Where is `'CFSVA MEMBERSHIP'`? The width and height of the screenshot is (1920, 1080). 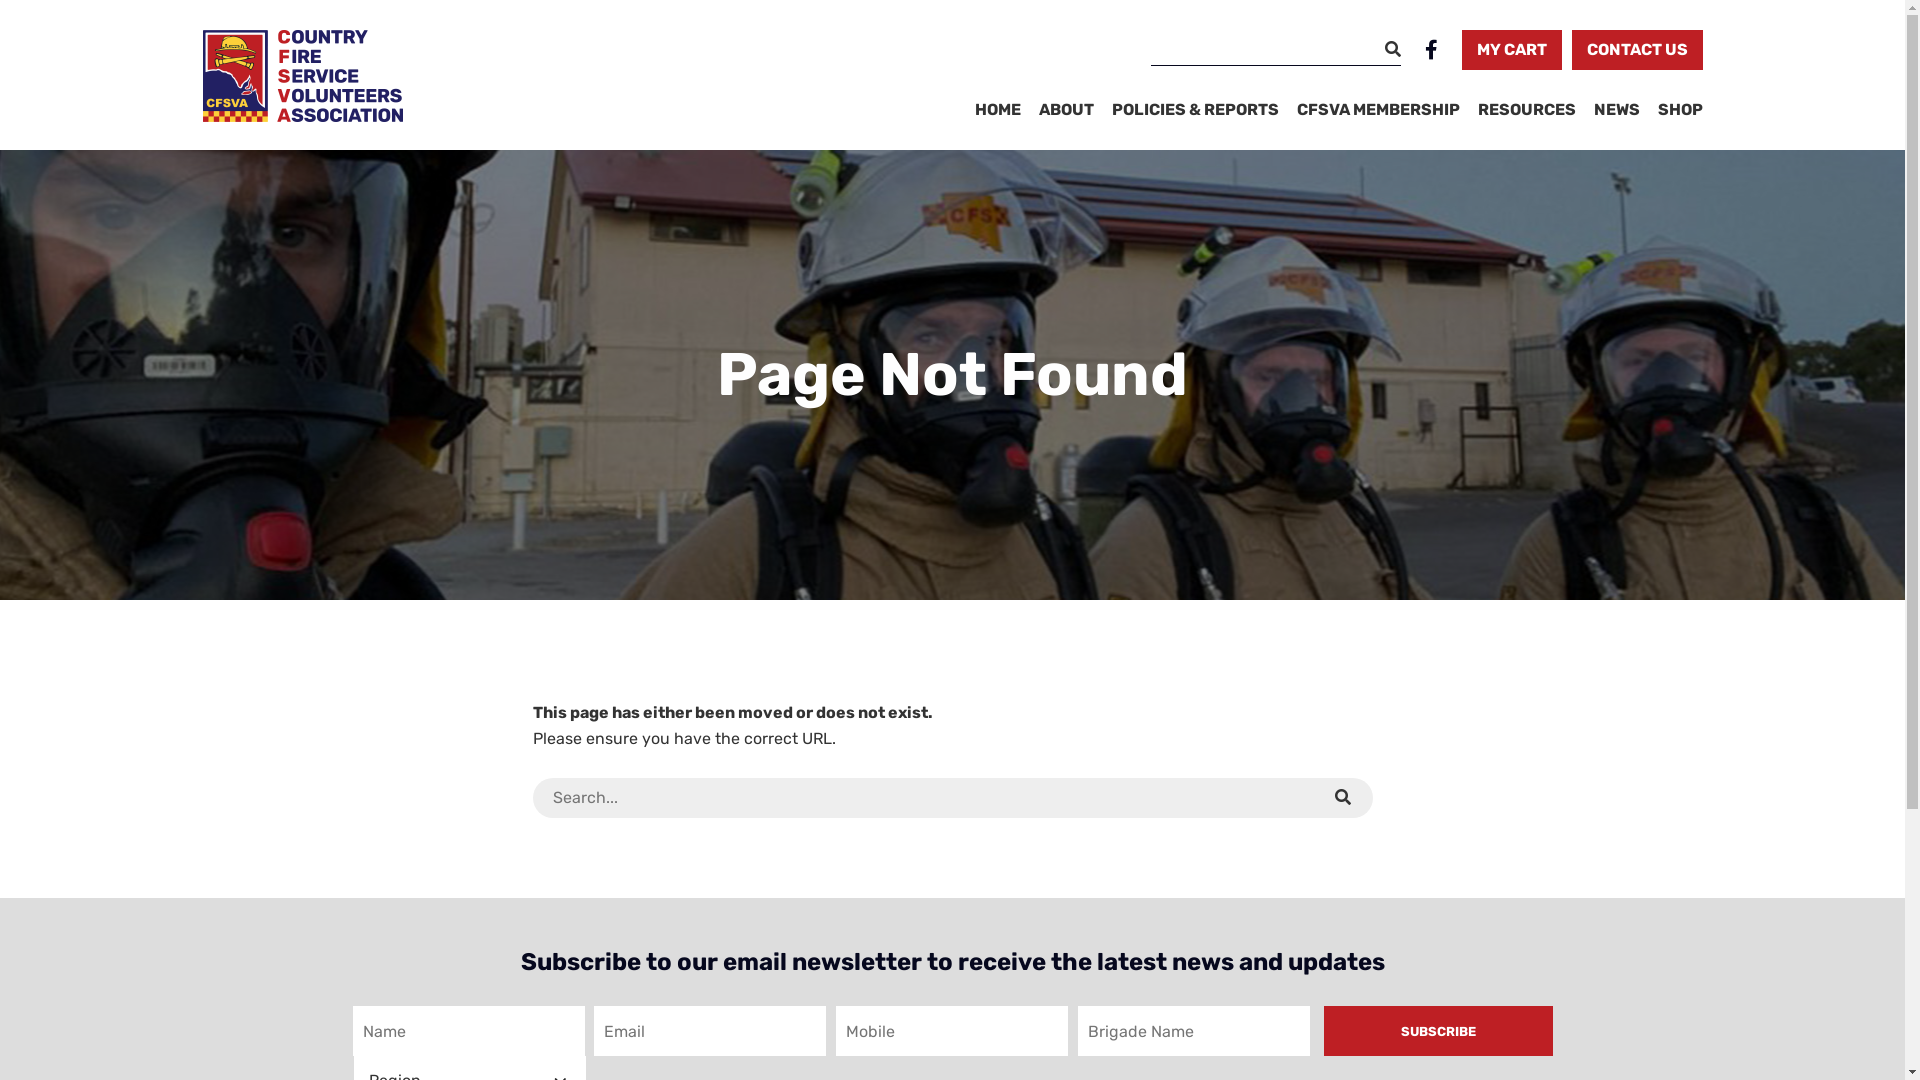
'CFSVA MEMBERSHIP' is located at coordinates (1376, 109).